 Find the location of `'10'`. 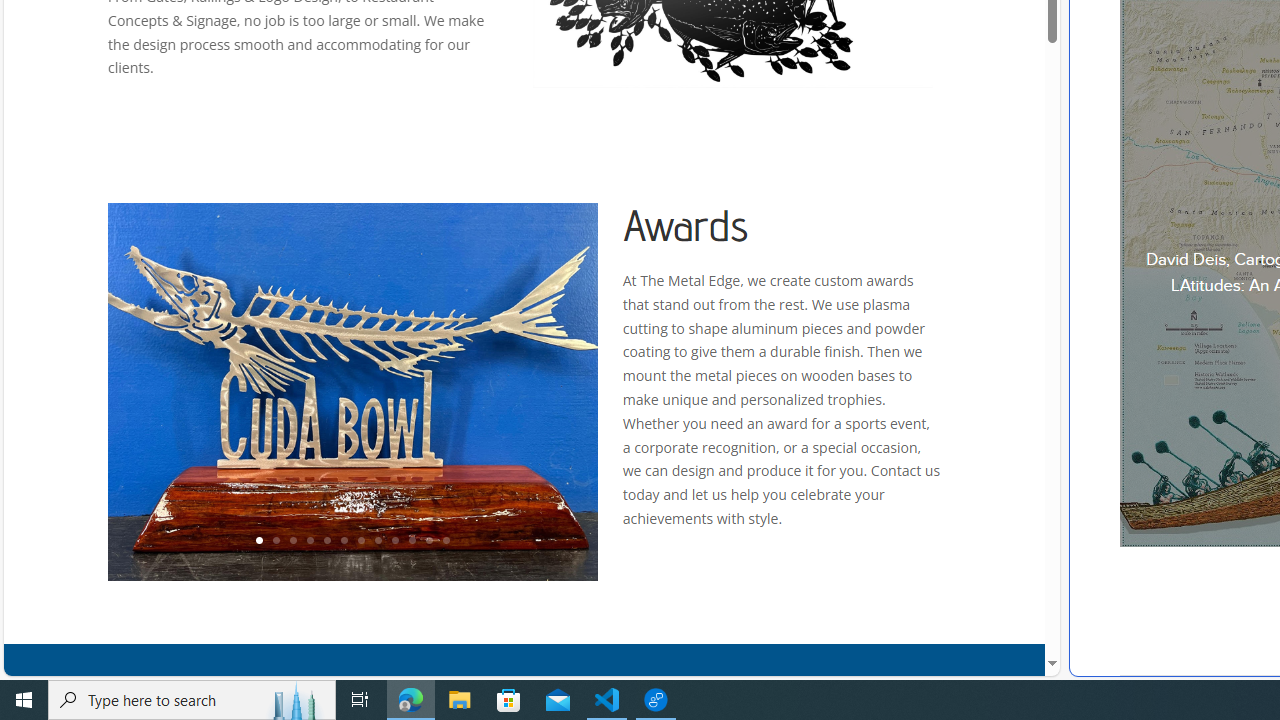

'10' is located at coordinates (411, 541).